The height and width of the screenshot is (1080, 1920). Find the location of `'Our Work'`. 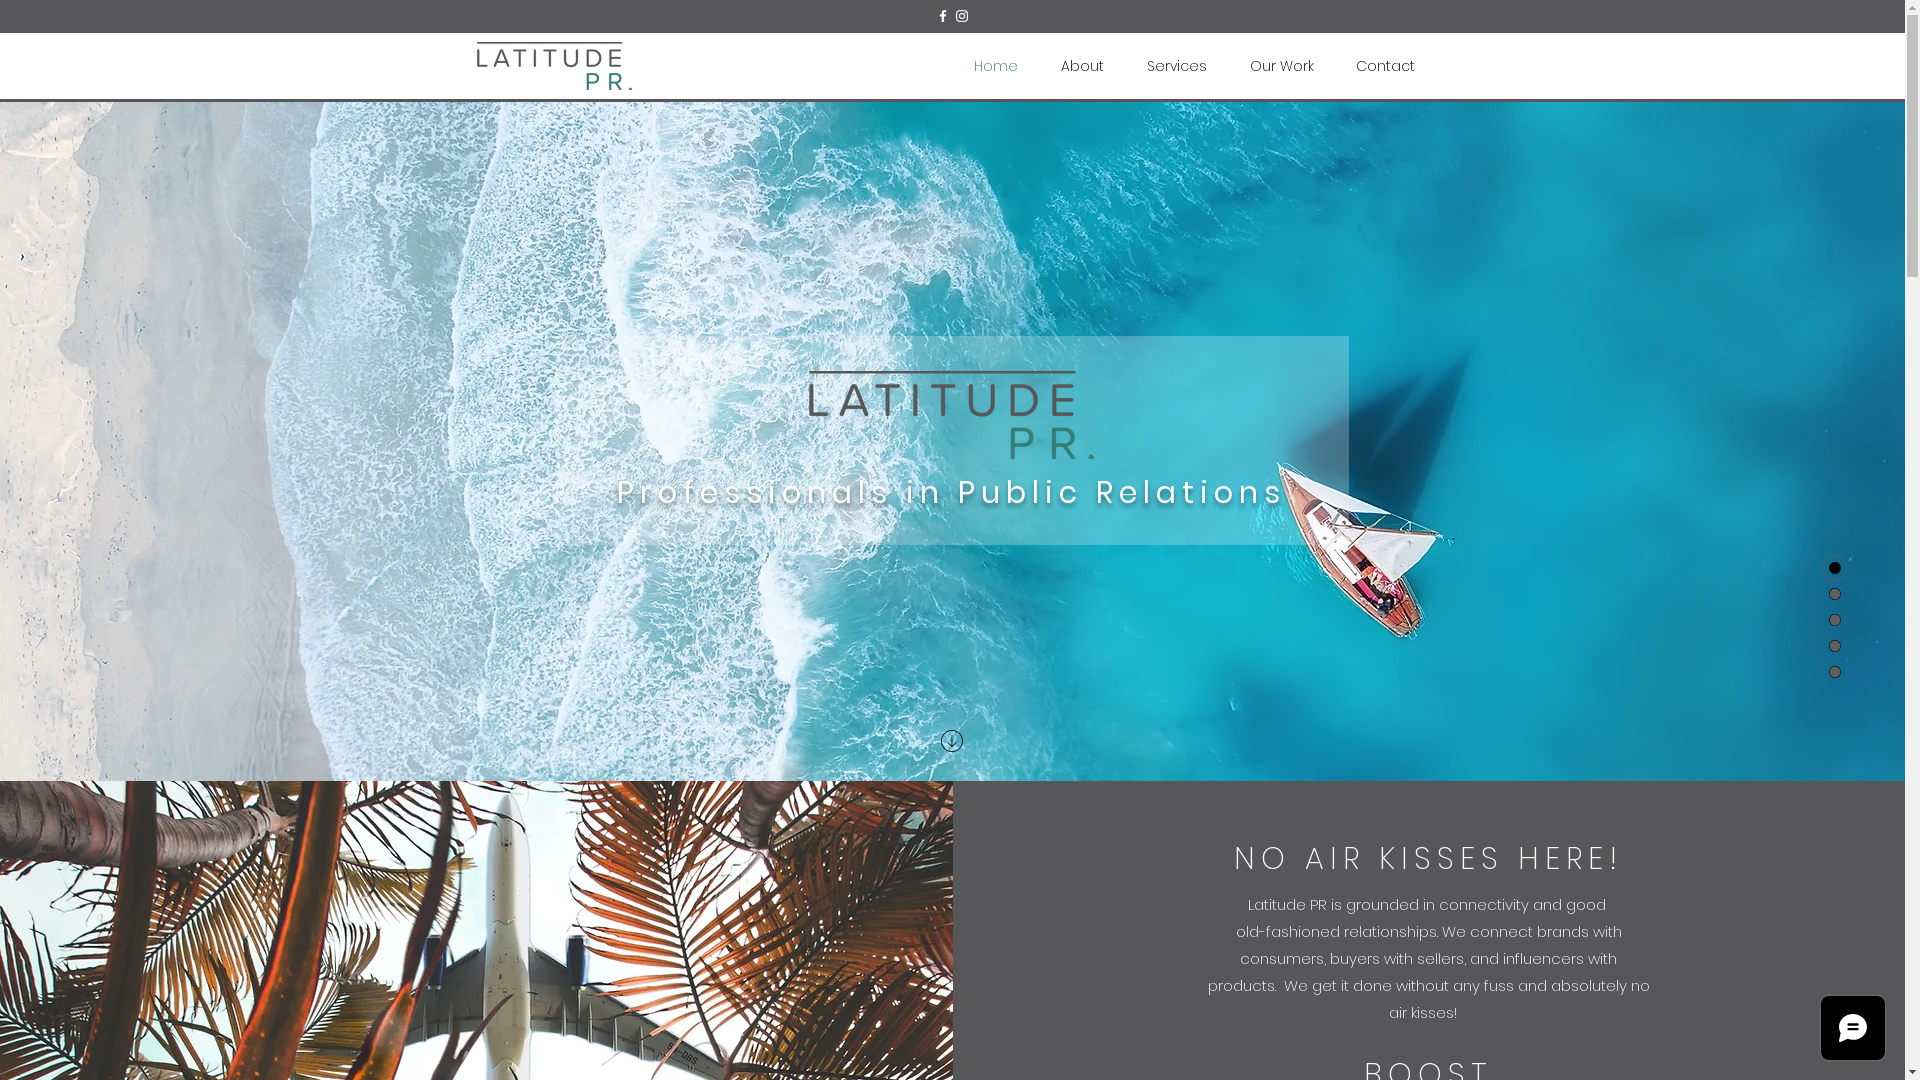

'Our Work' is located at coordinates (1227, 65).